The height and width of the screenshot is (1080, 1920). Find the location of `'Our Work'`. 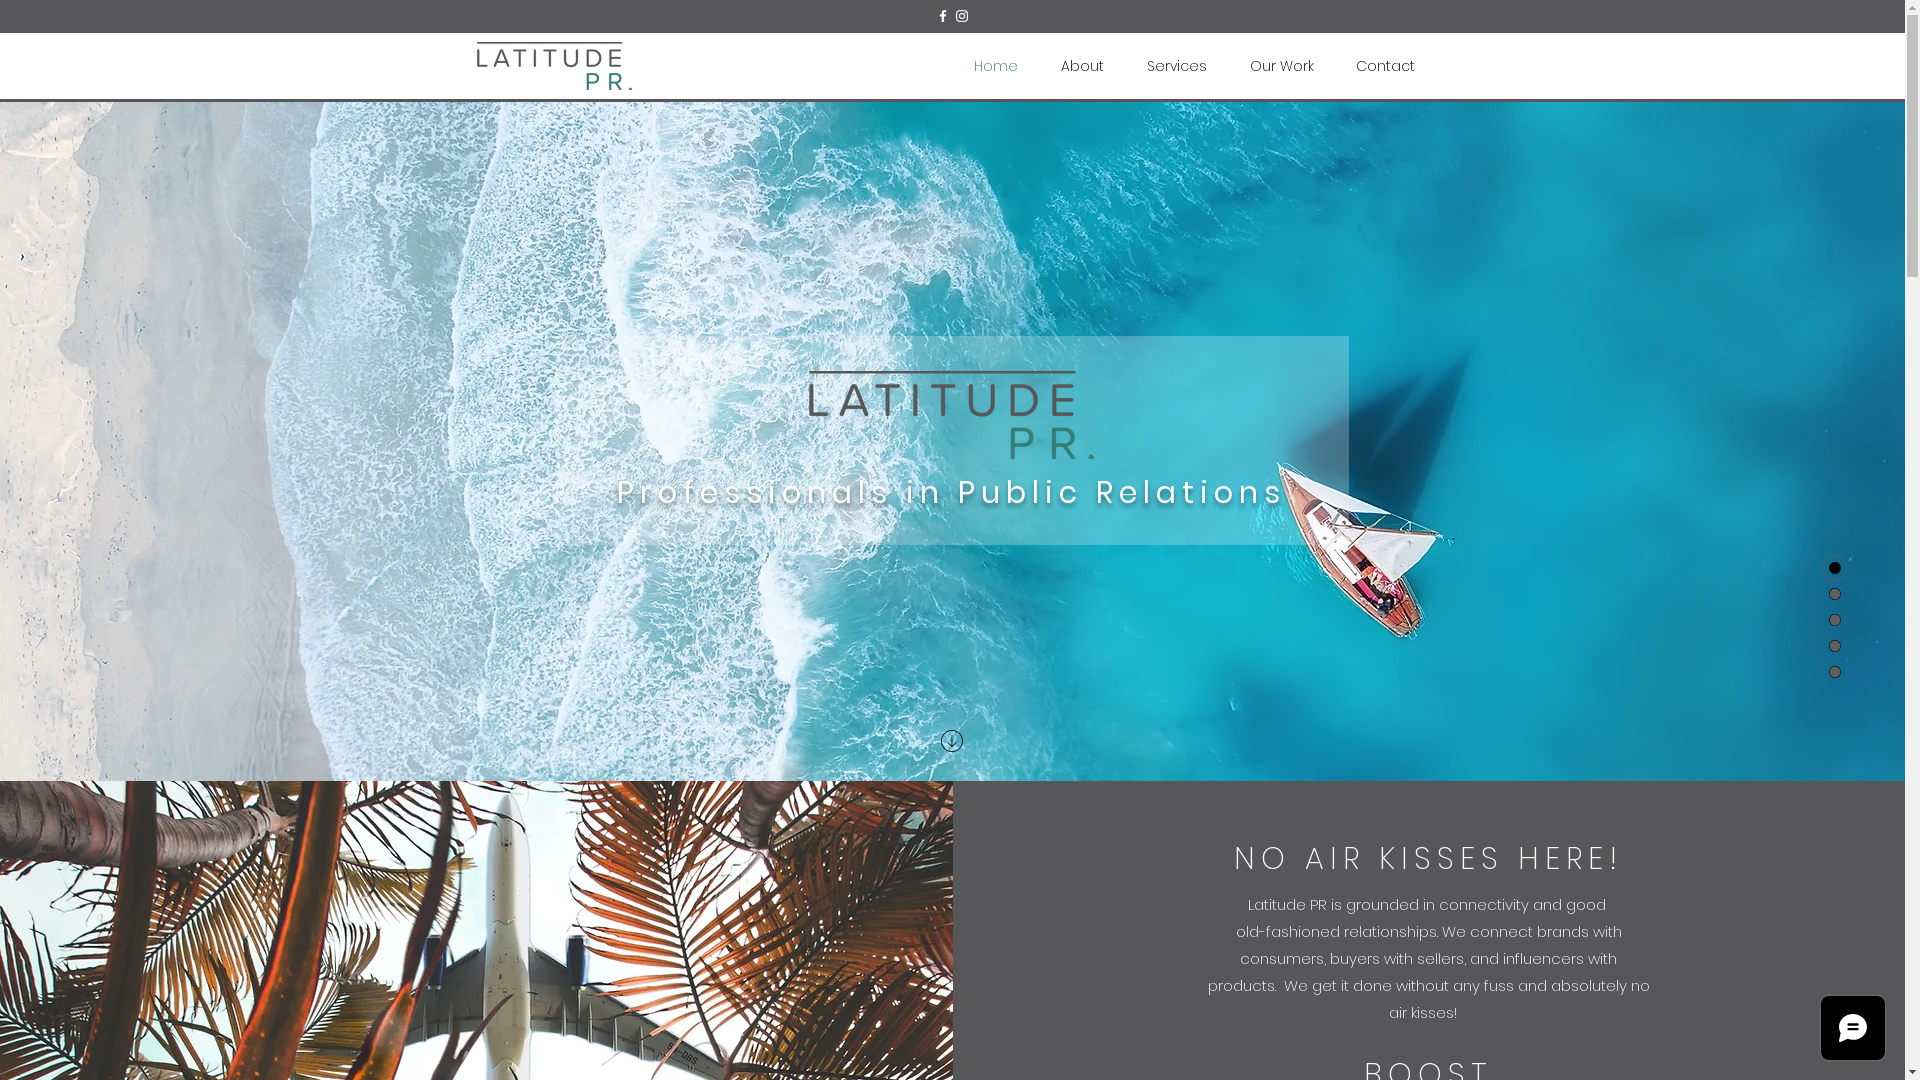

'Our Work' is located at coordinates (1227, 65).